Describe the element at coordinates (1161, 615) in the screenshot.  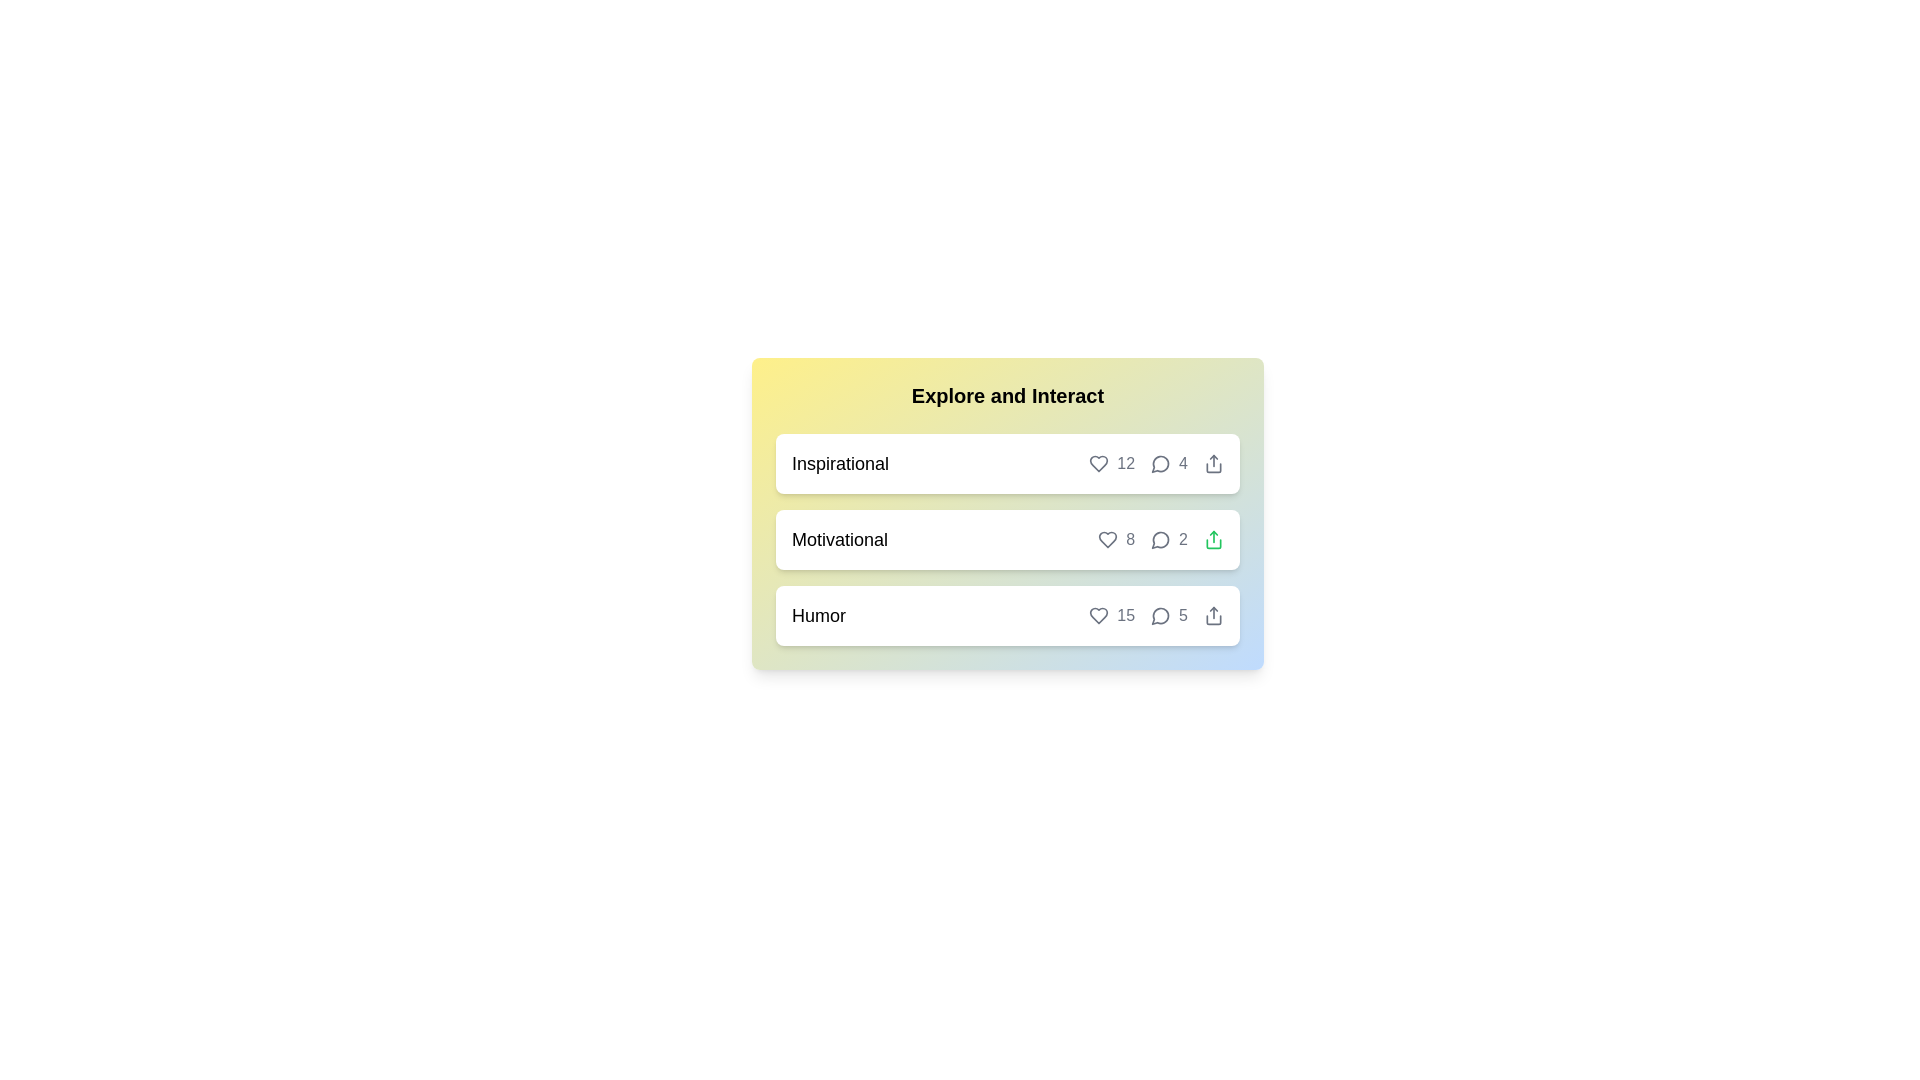
I see `the 'message' button for the chip labeled Humor` at that location.